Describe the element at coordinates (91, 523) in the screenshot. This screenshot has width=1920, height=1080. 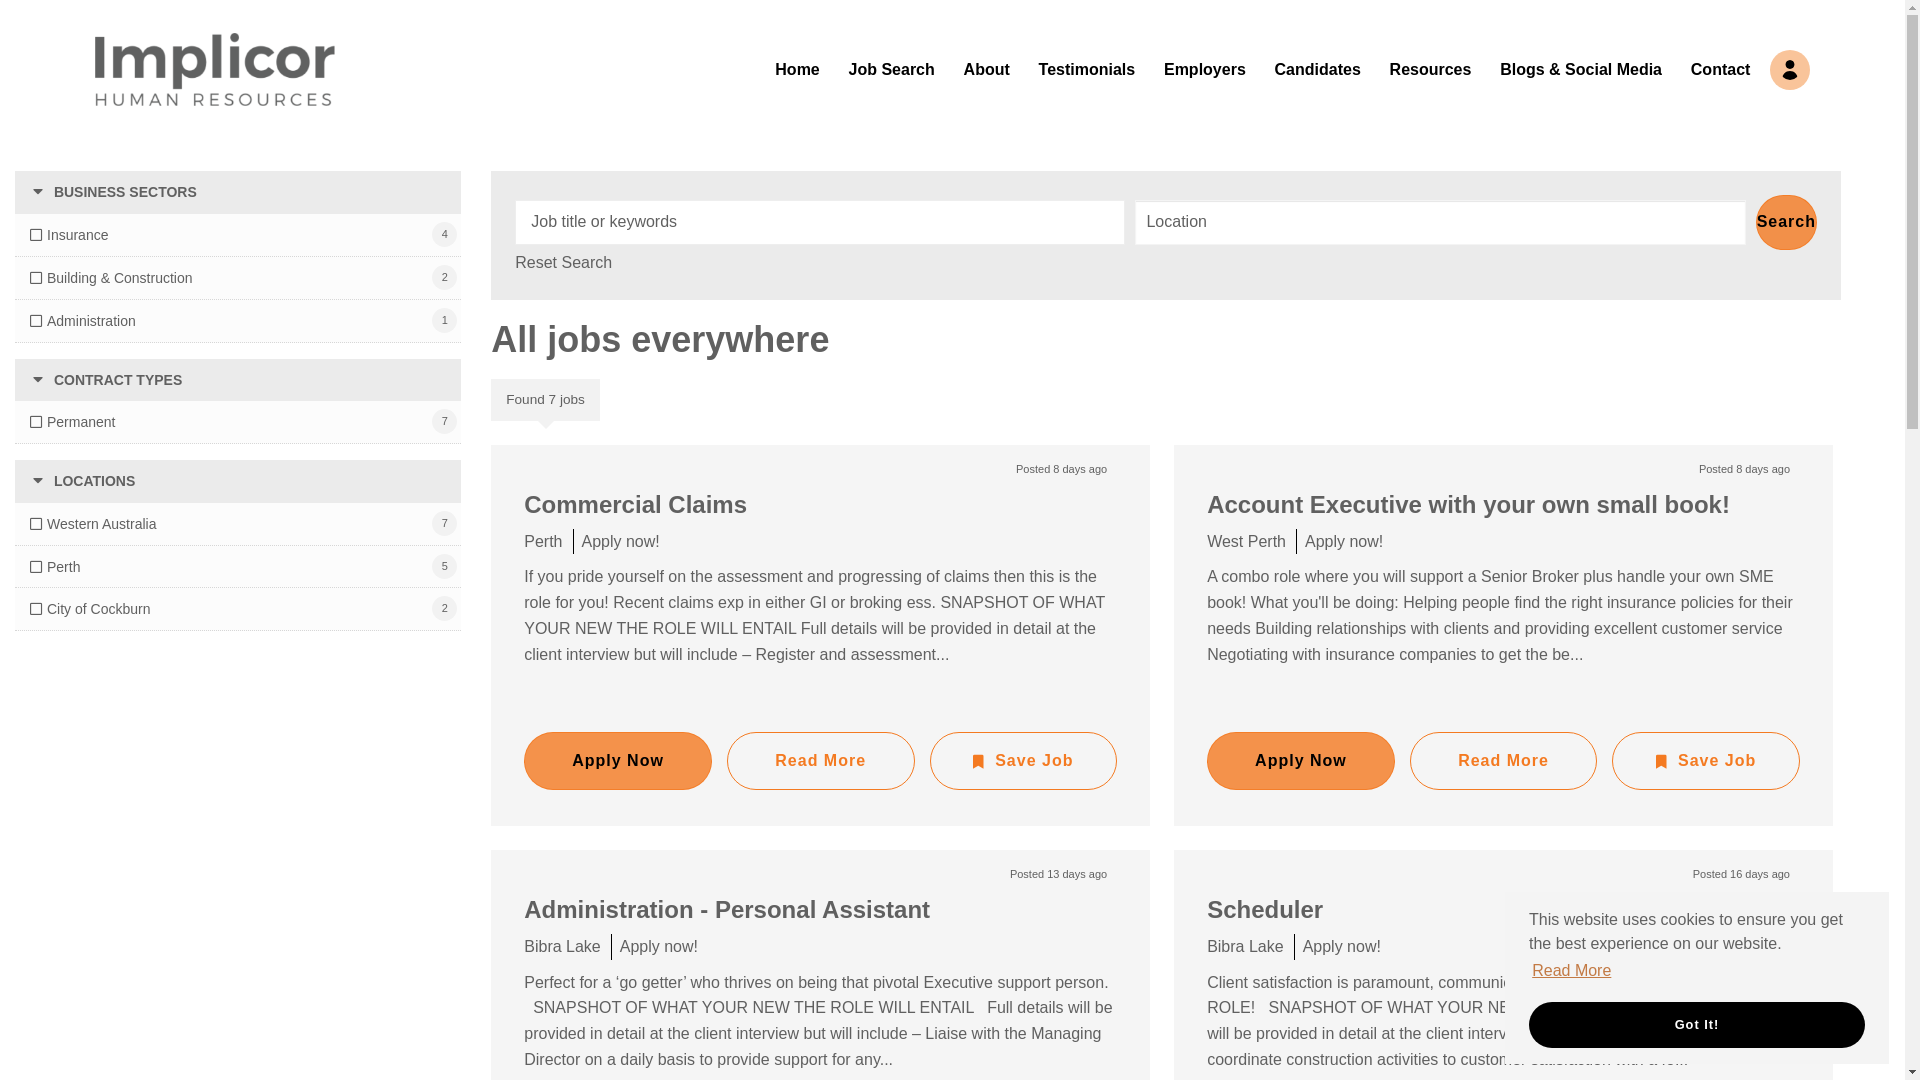
I see `'Western Australia` at that location.